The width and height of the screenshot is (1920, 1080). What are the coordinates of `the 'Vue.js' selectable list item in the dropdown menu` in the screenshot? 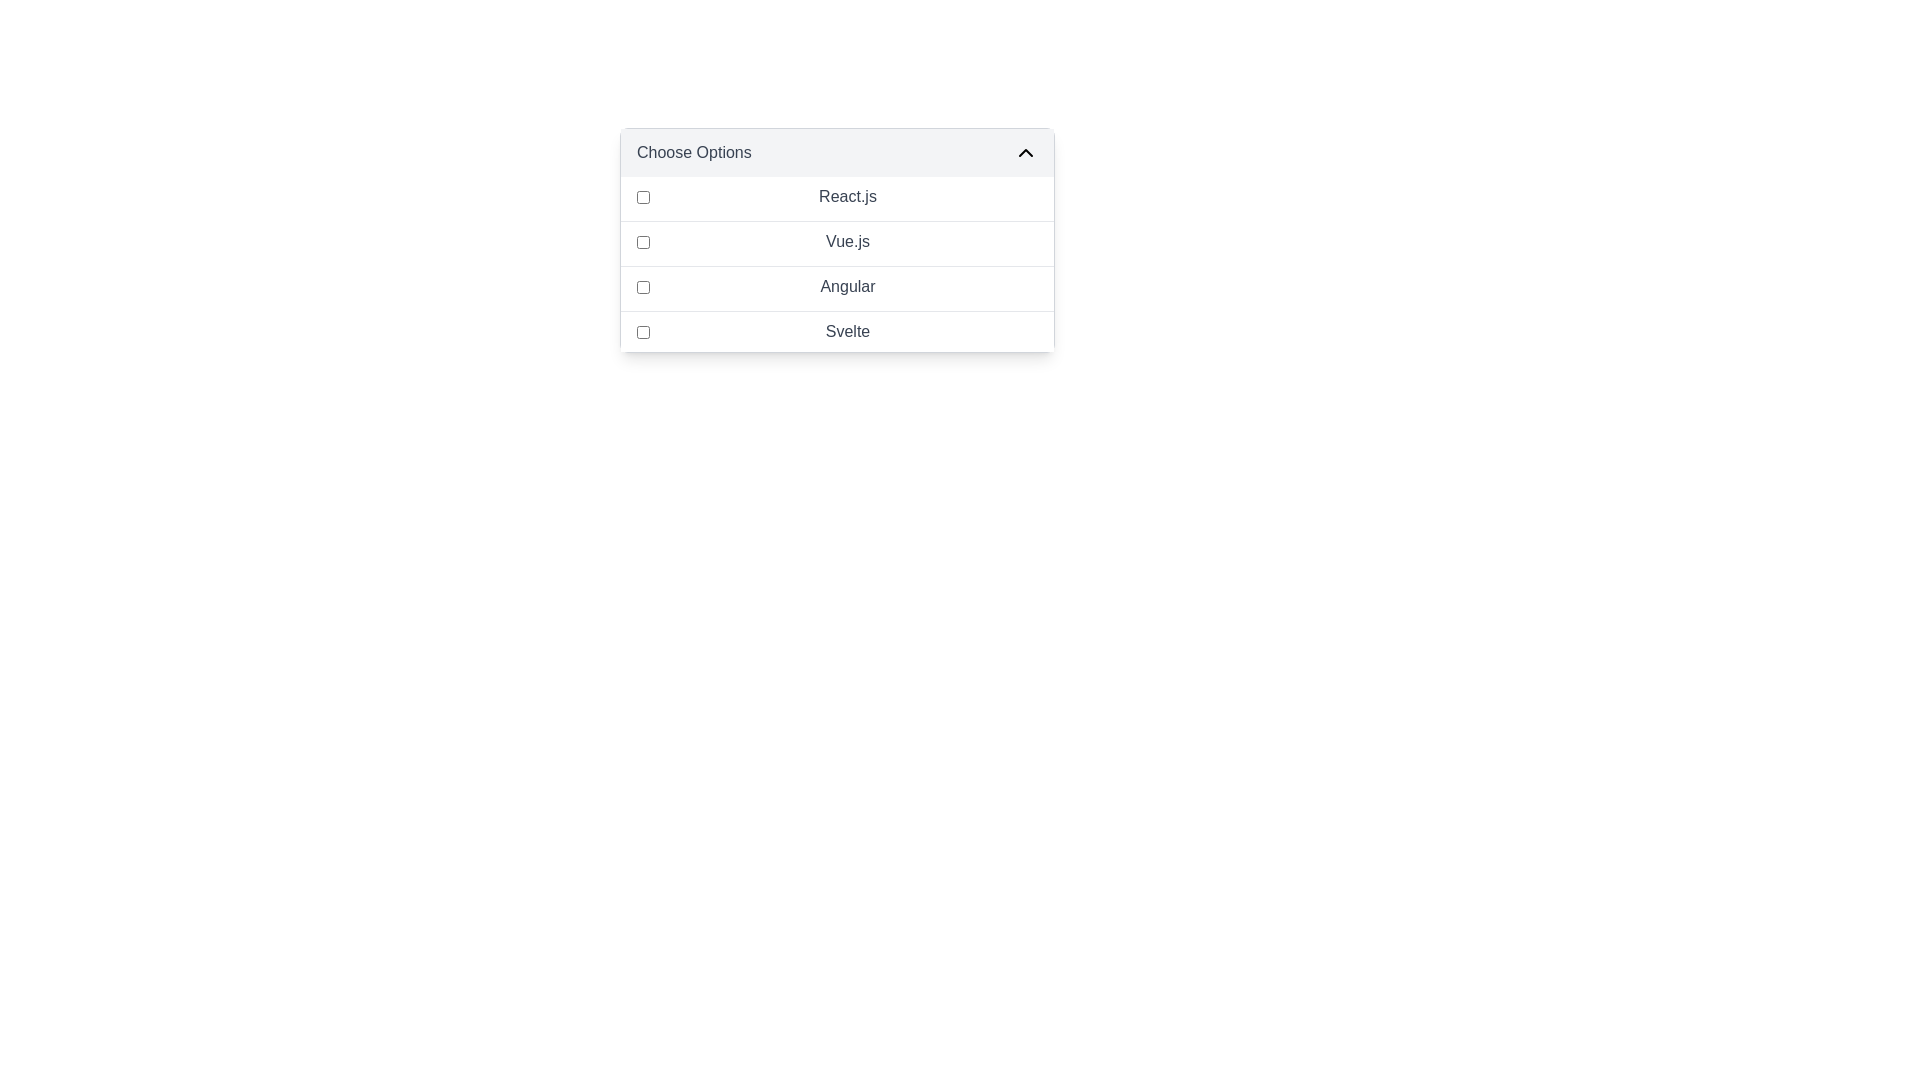 It's located at (837, 240).